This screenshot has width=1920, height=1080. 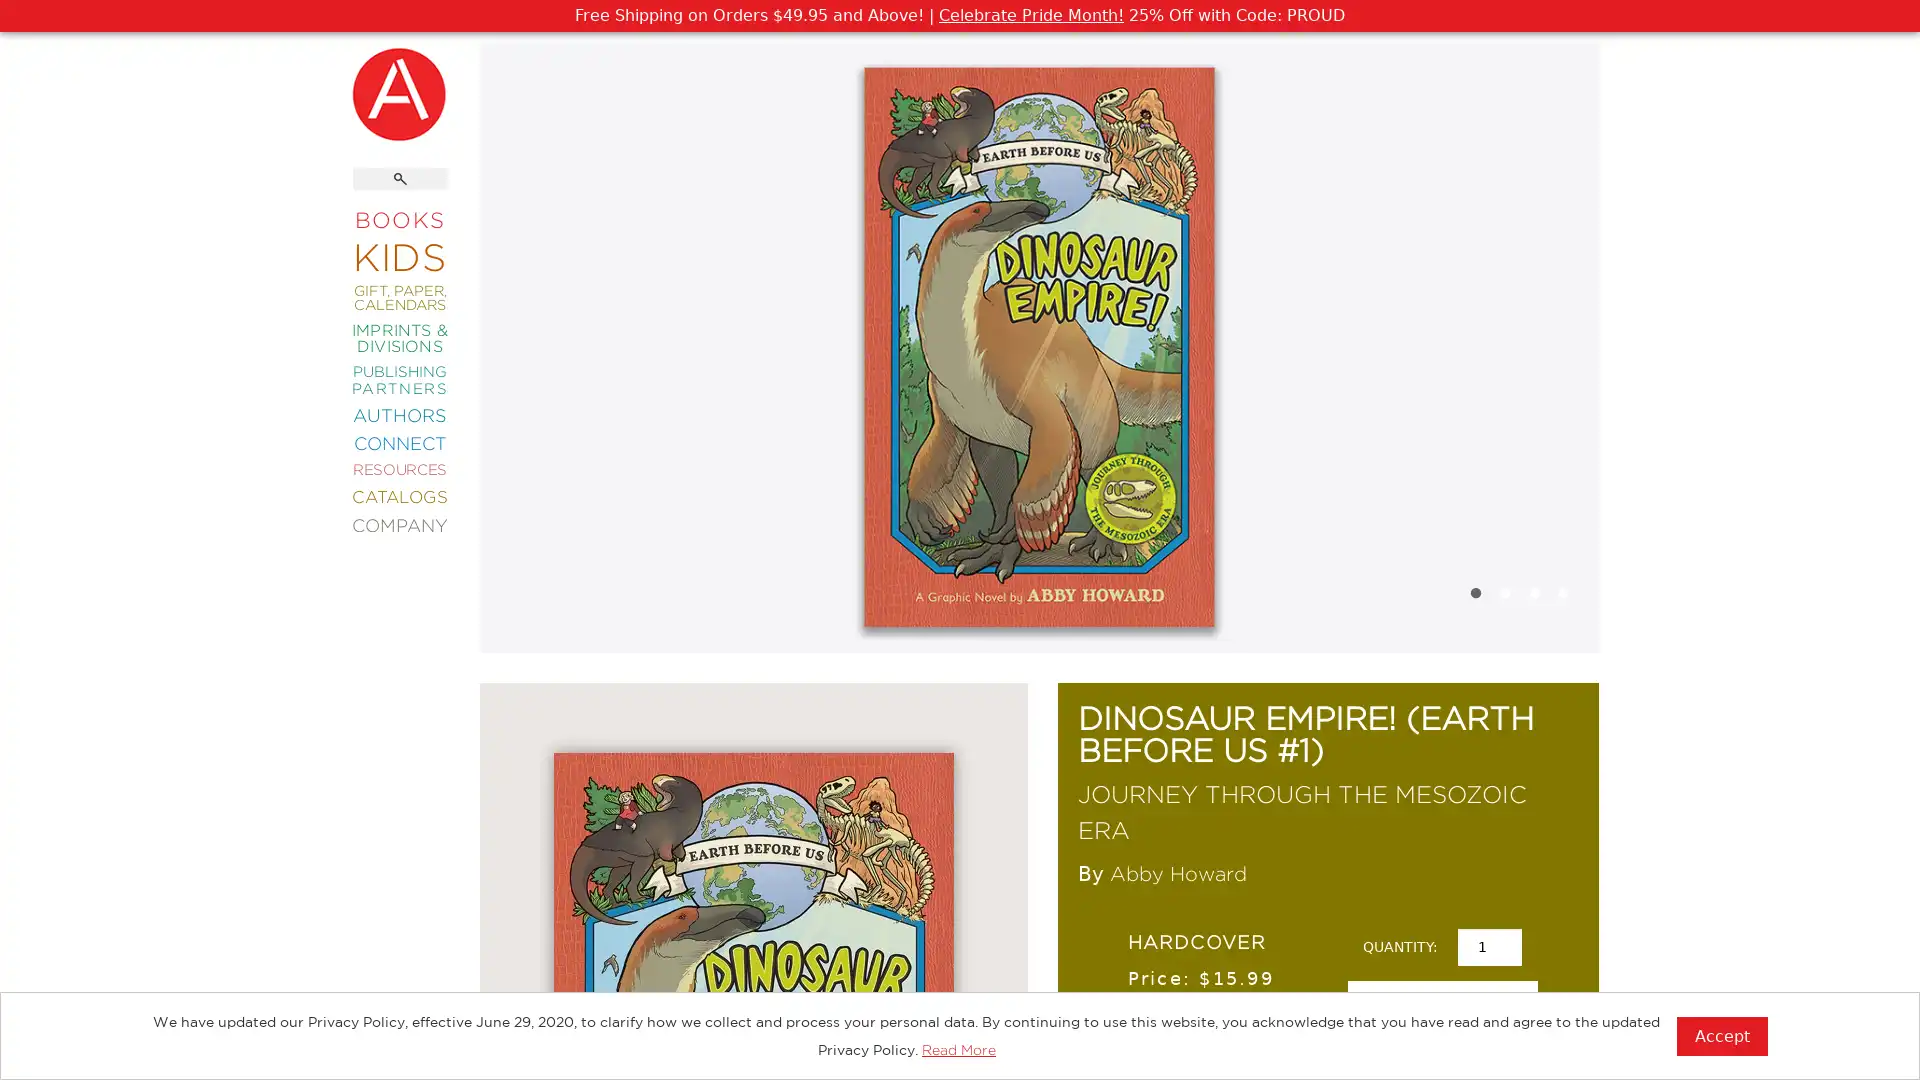 I want to click on ADD TO CART, so click(x=1441, y=1010).